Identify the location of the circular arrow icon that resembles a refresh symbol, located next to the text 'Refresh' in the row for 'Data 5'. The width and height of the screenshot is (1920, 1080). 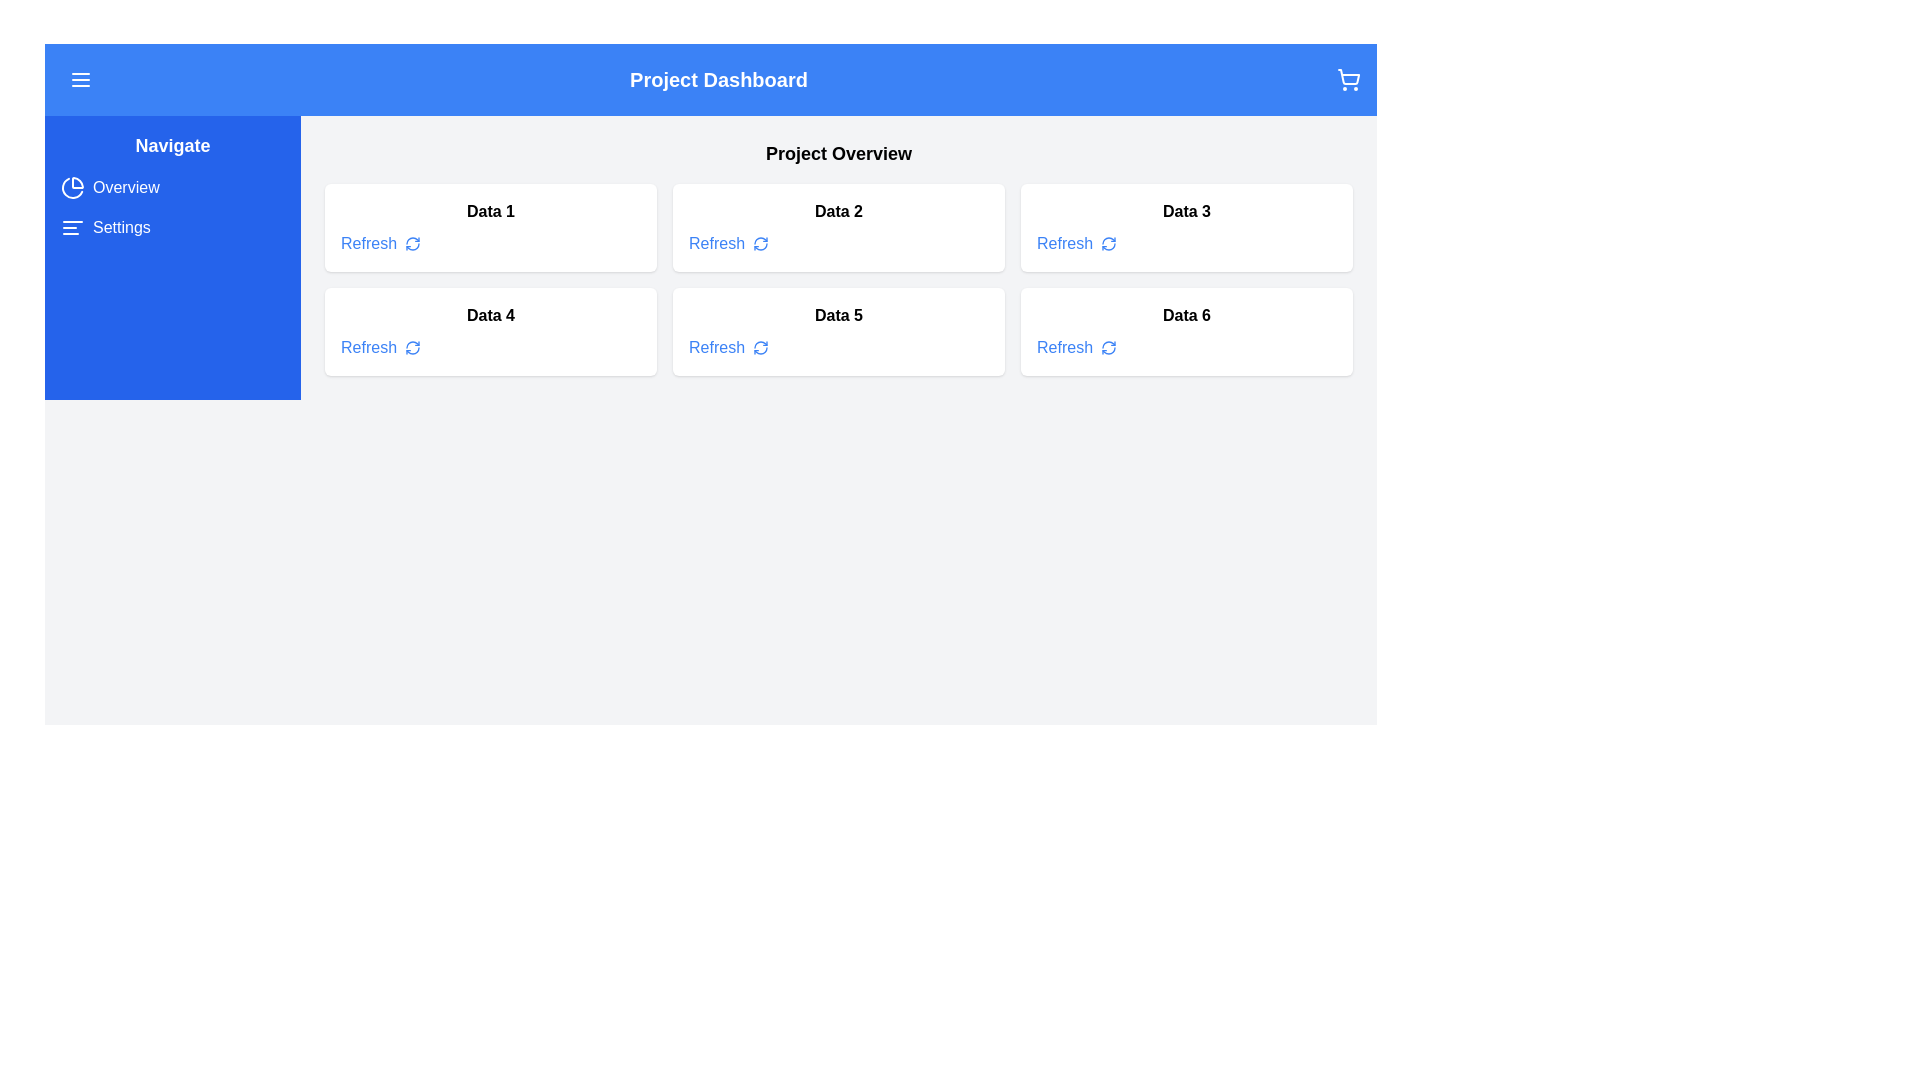
(760, 346).